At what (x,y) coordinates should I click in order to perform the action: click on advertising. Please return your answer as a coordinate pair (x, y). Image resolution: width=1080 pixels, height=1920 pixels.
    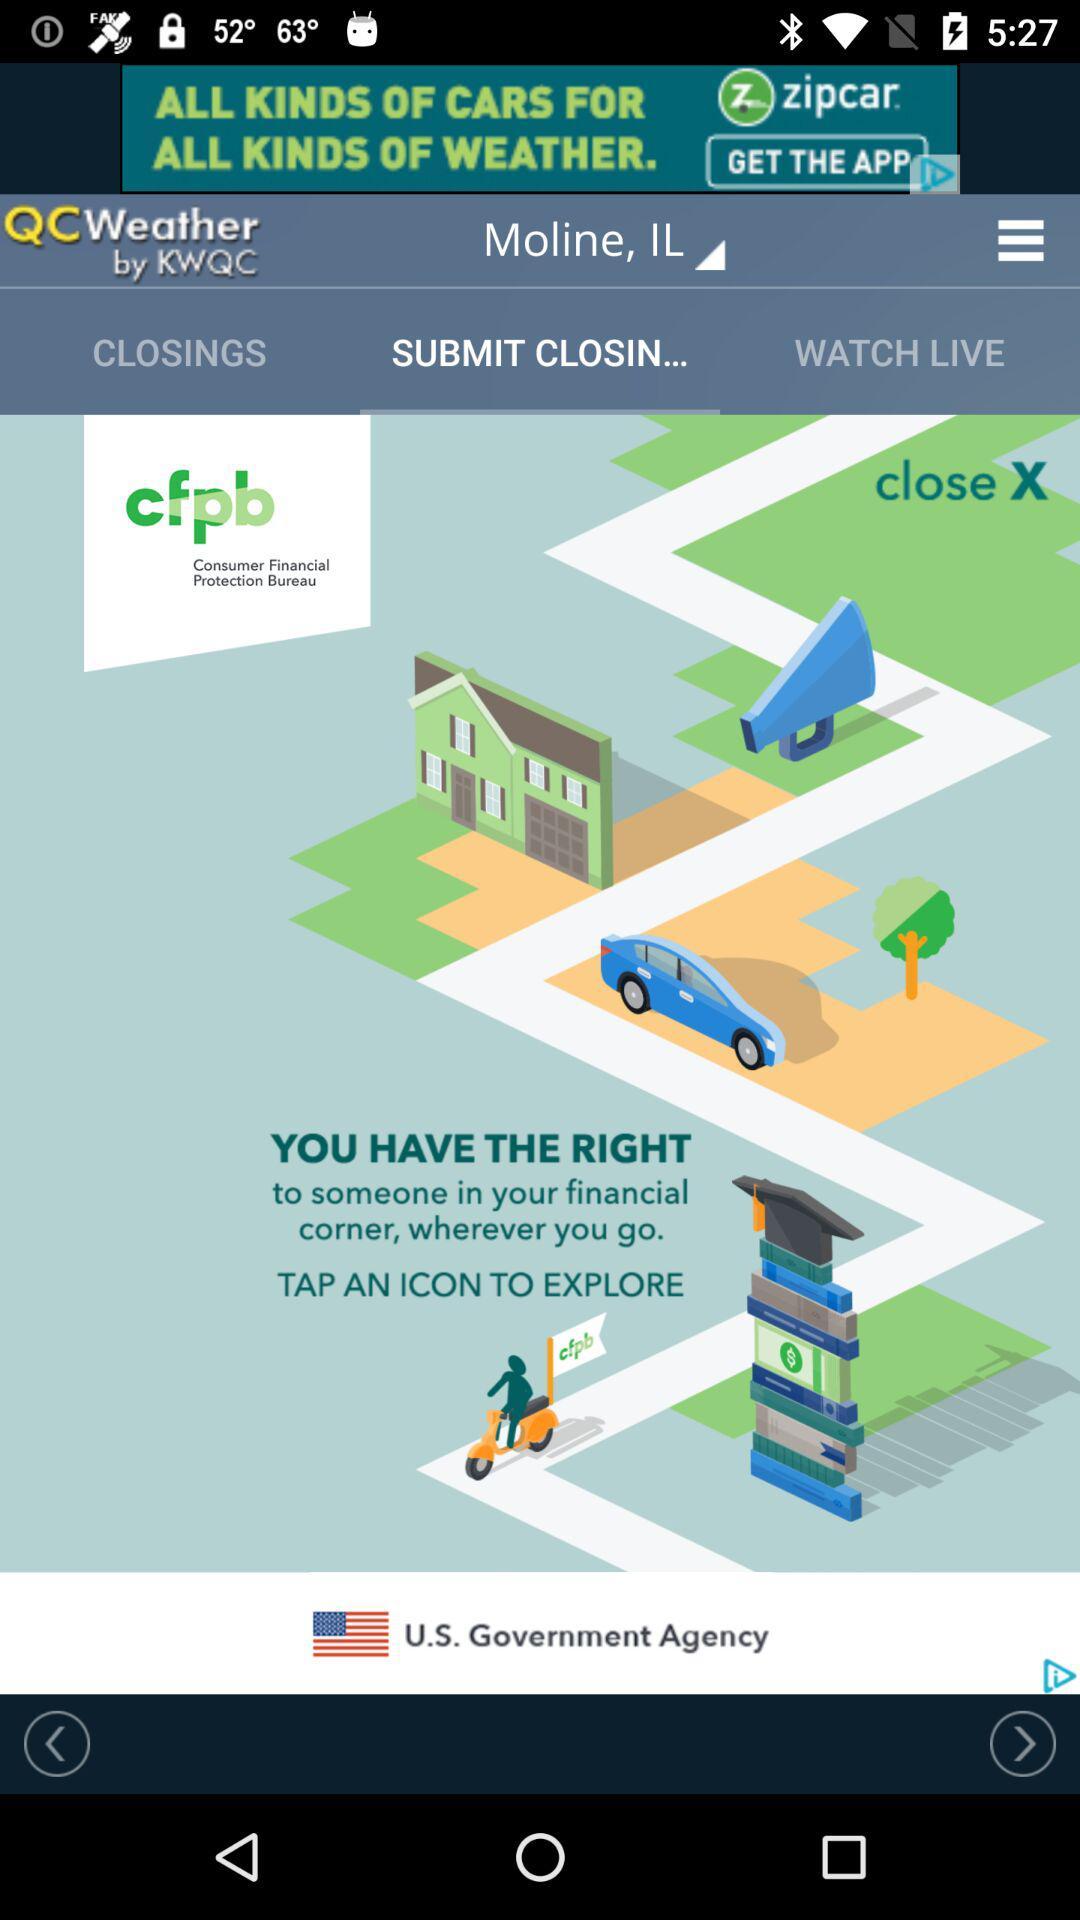
    Looking at the image, I should click on (540, 127).